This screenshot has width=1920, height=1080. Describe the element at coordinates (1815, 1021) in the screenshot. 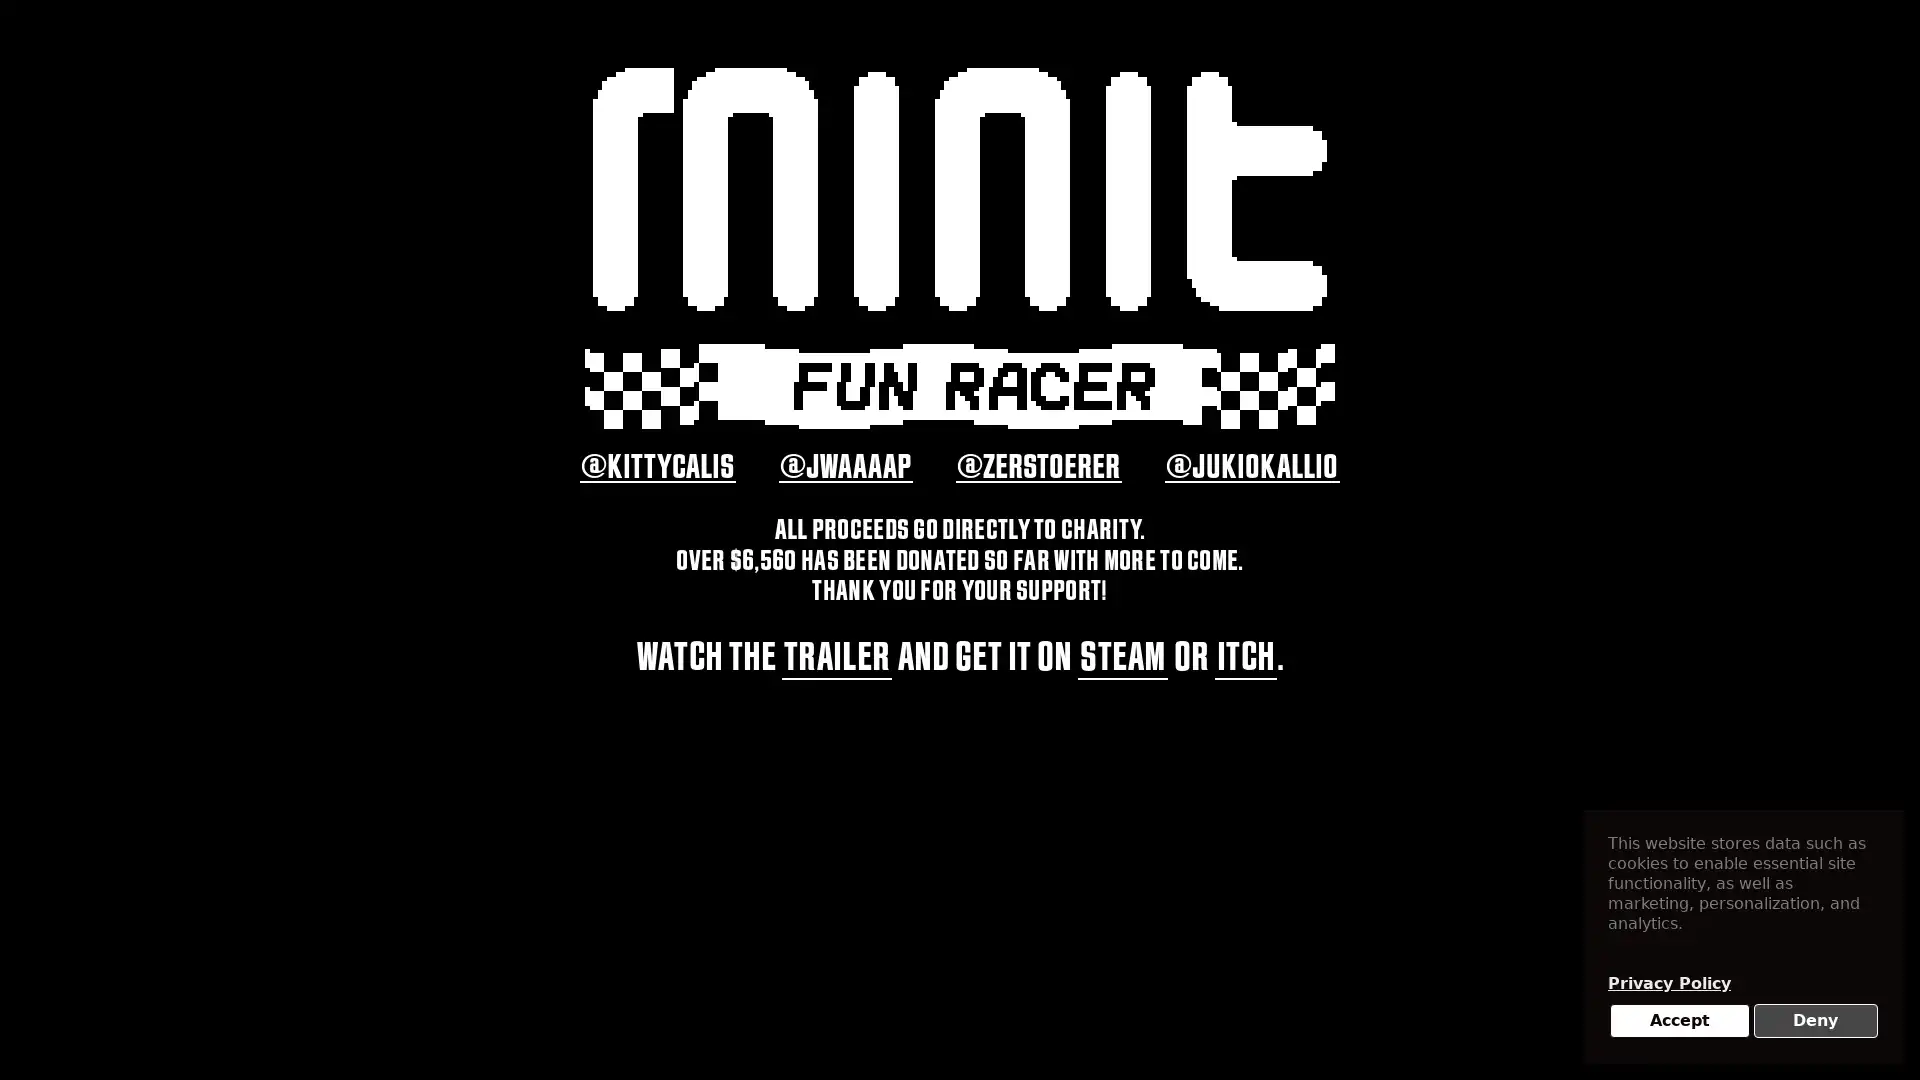

I see `Deny` at that location.